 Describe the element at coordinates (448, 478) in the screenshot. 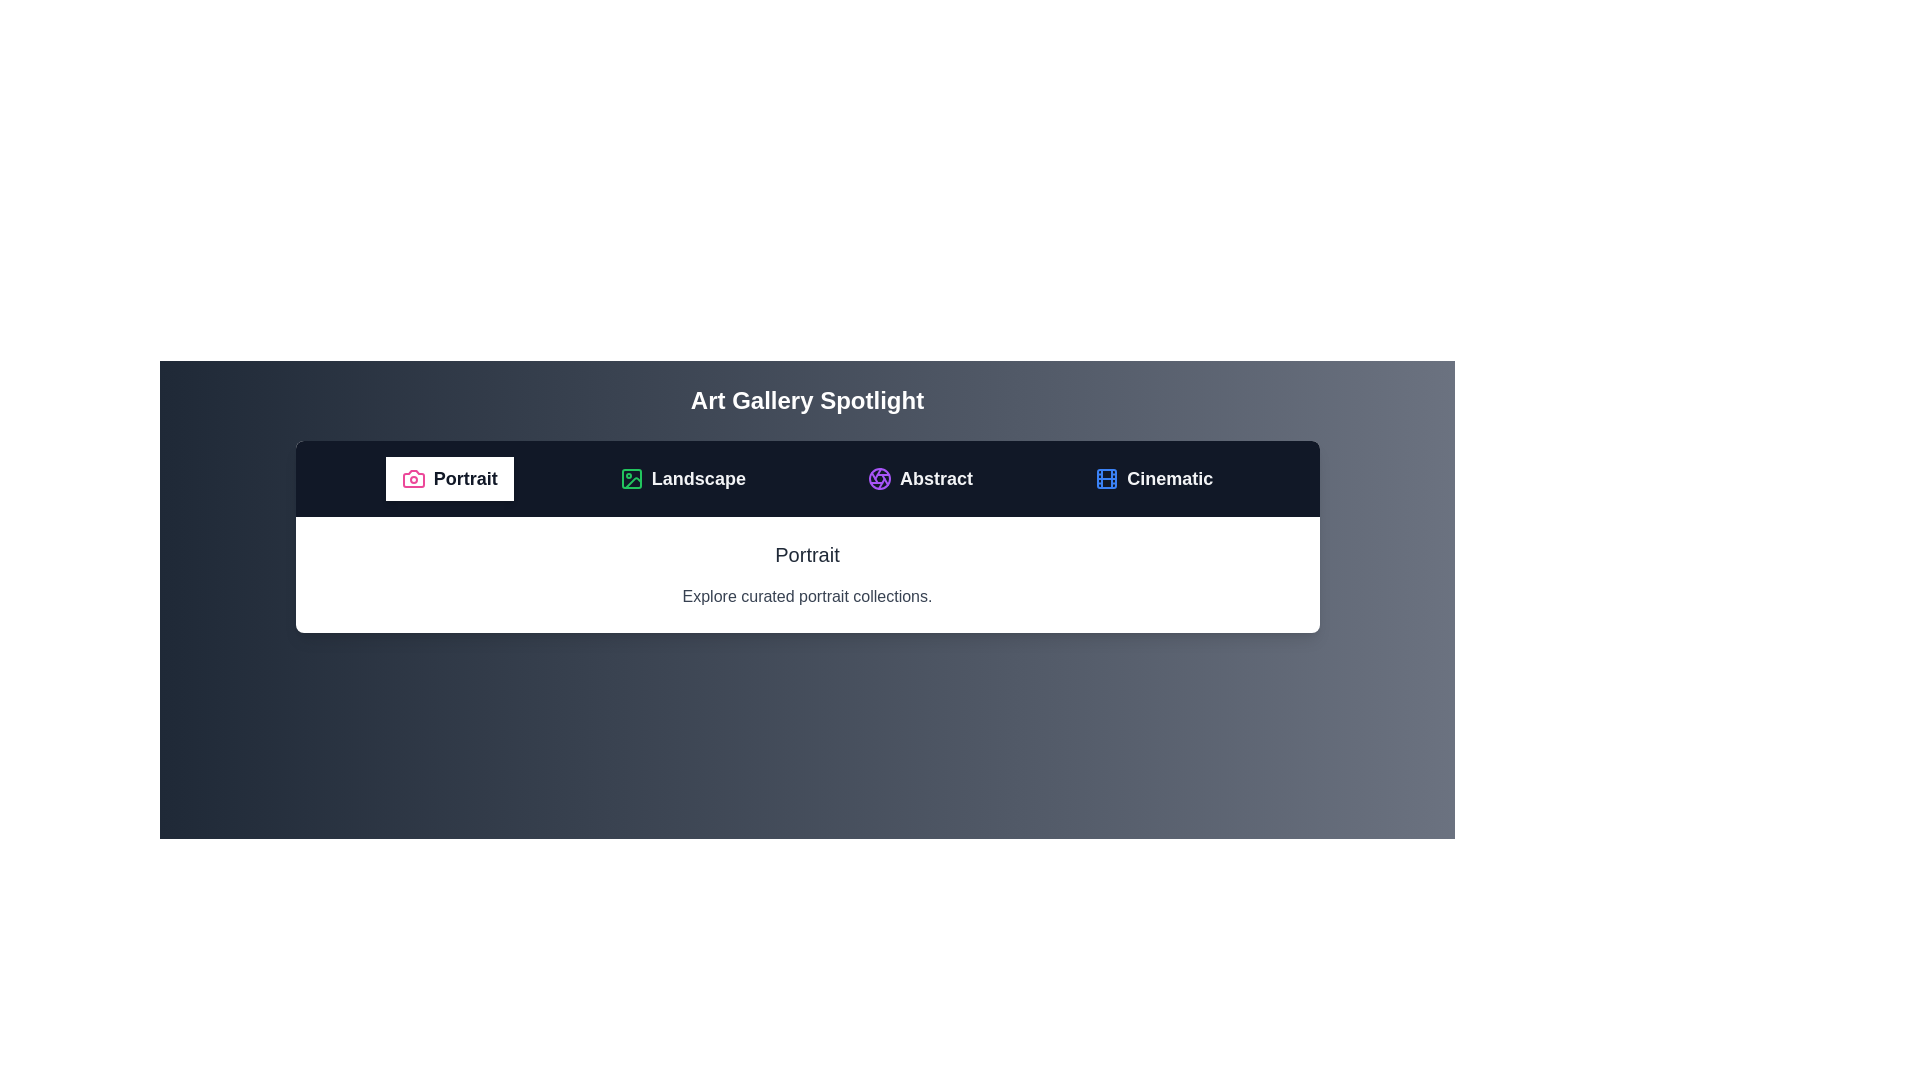

I see `the tab labeled Portrait` at that location.